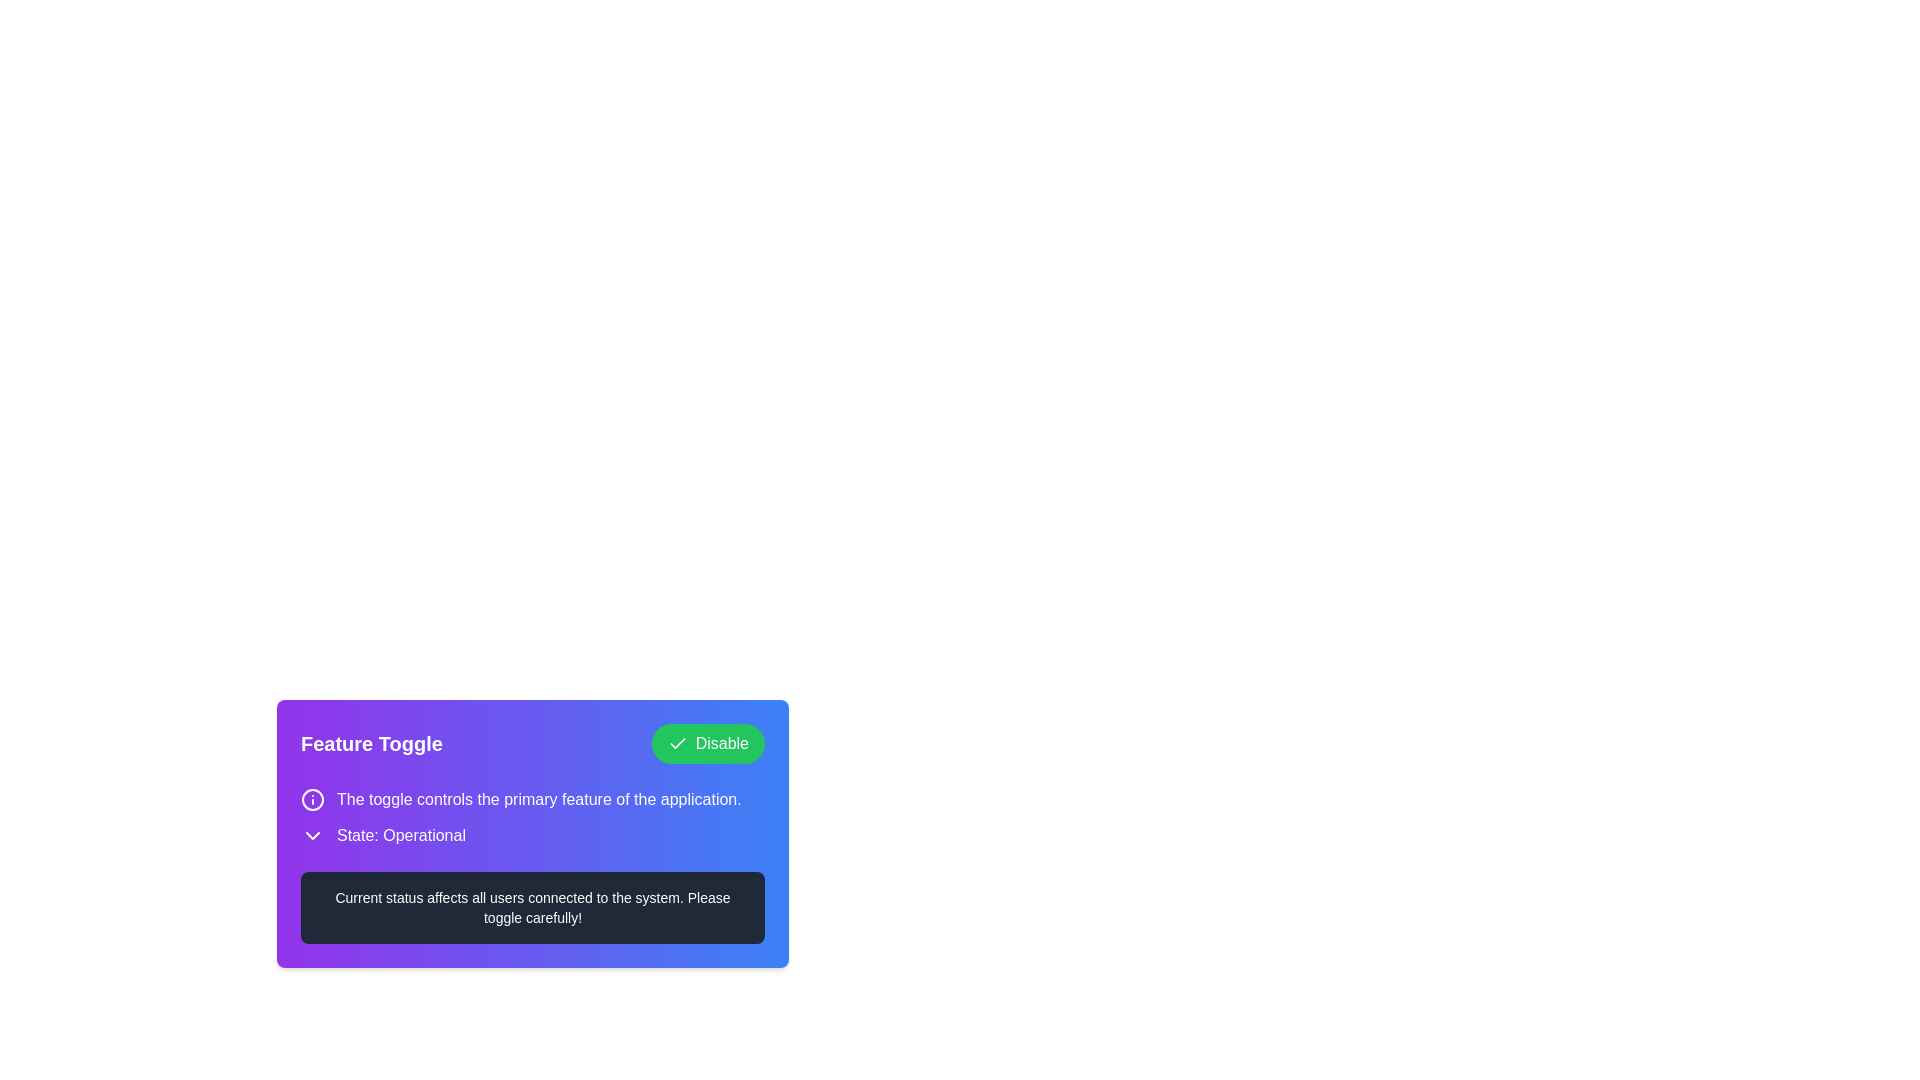  What do you see at coordinates (677, 743) in the screenshot?
I see `the Checkmark icon located on the right-hand side of the 'Disable' button at the top-right corner of the 'Feature Toggle' card` at bounding box center [677, 743].